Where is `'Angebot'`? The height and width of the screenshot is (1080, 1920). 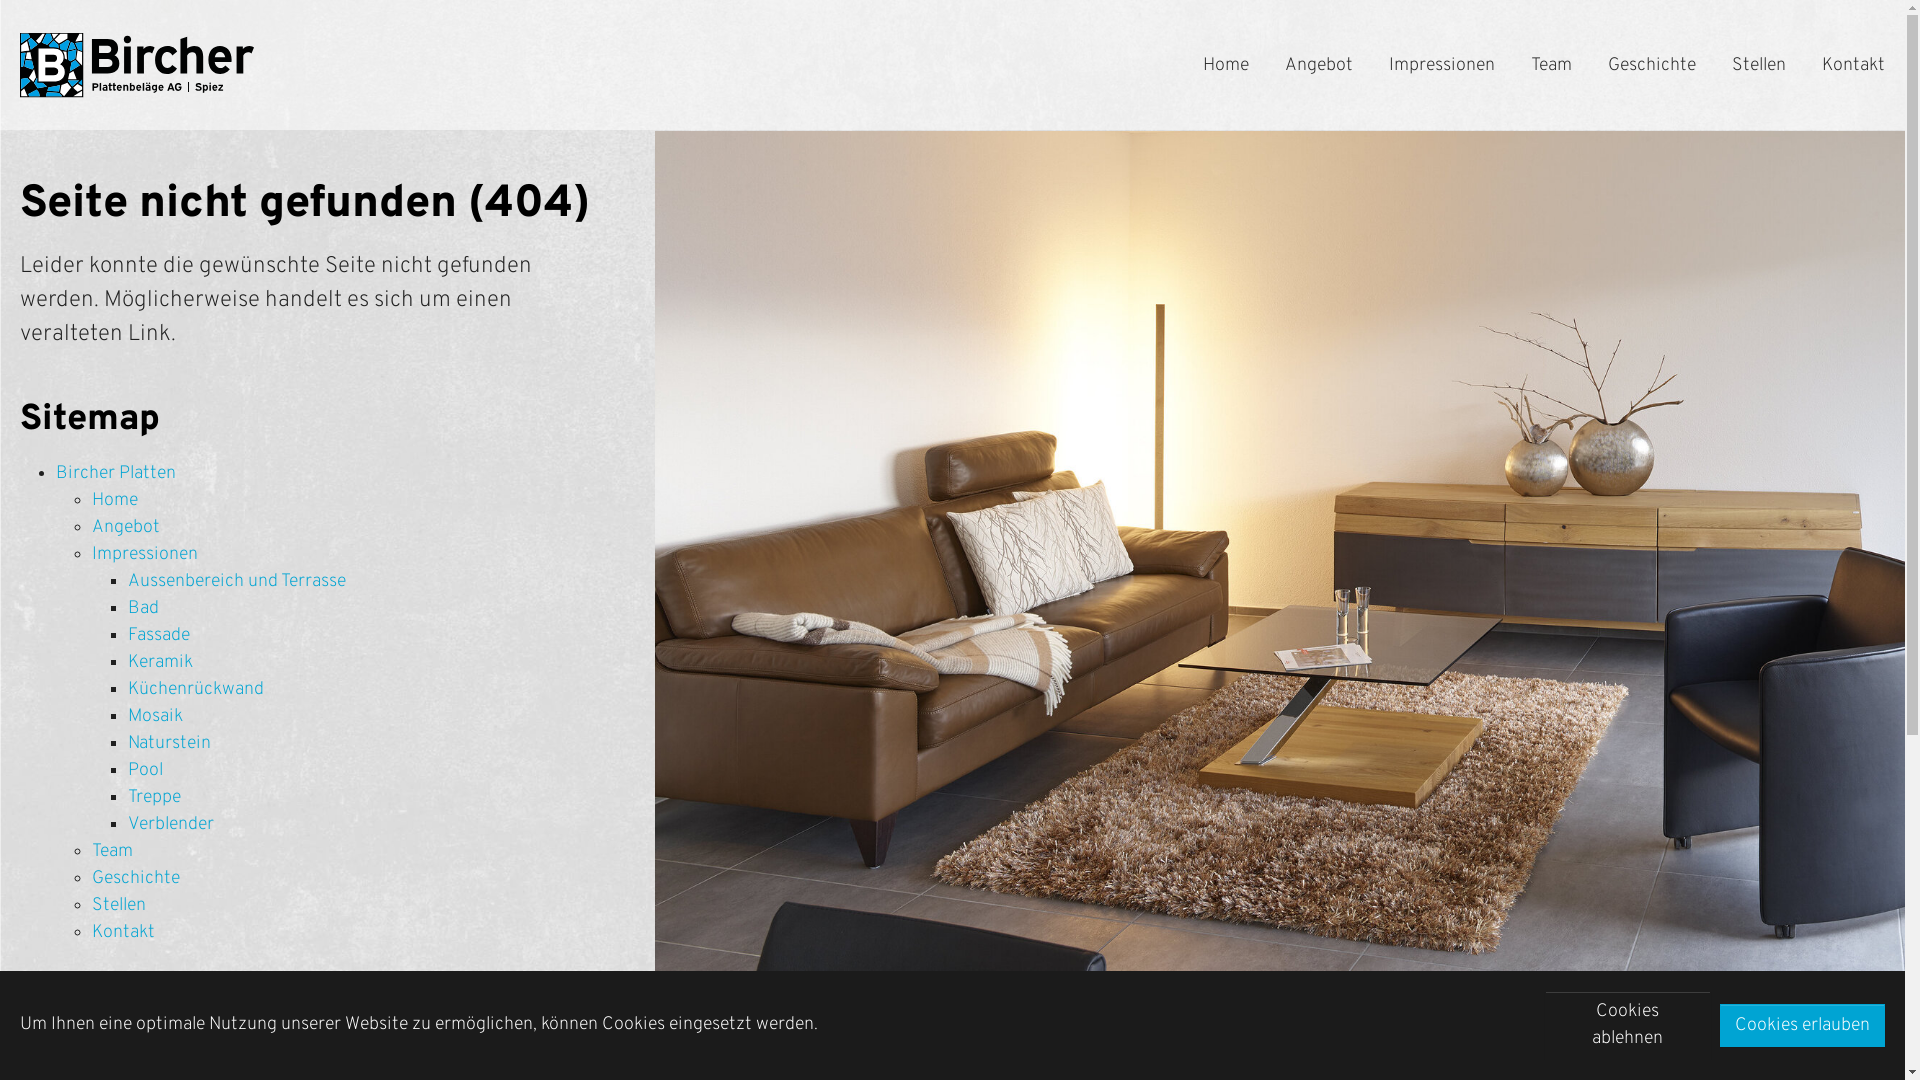
'Angebot' is located at coordinates (1319, 63).